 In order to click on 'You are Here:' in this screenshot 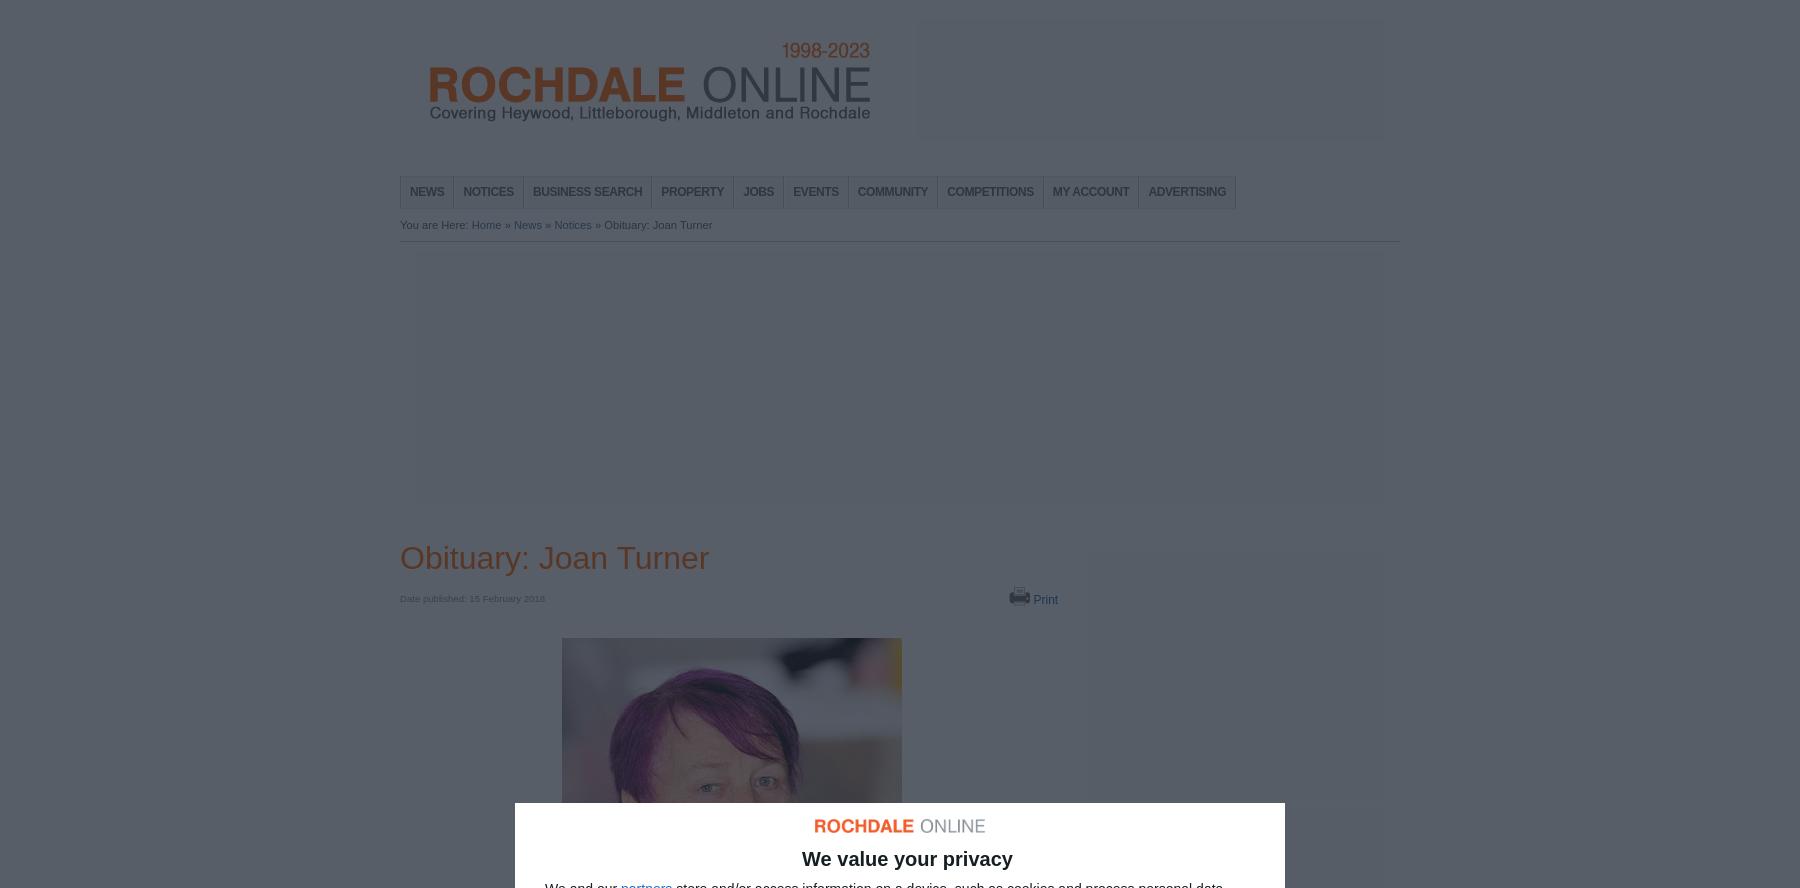, I will do `click(435, 225)`.